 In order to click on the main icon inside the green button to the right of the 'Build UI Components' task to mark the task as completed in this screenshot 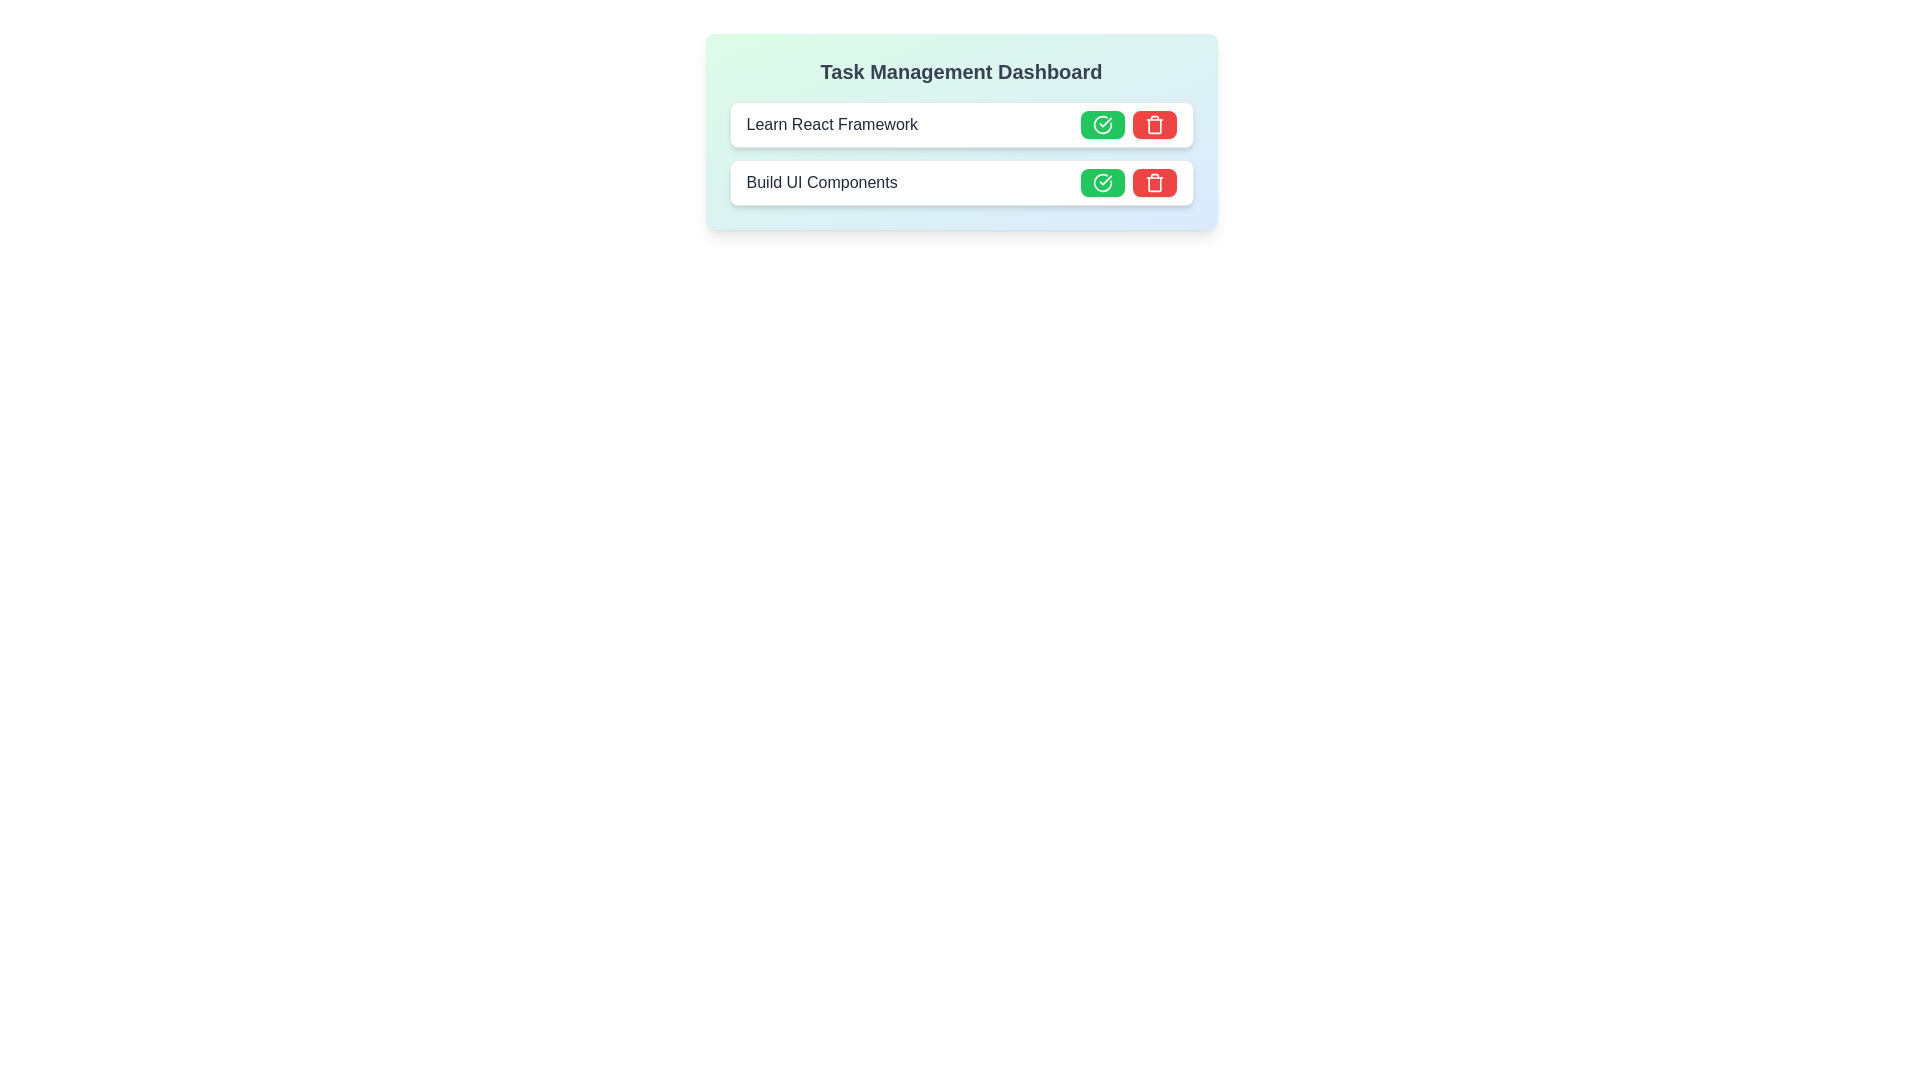, I will do `click(1101, 124)`.